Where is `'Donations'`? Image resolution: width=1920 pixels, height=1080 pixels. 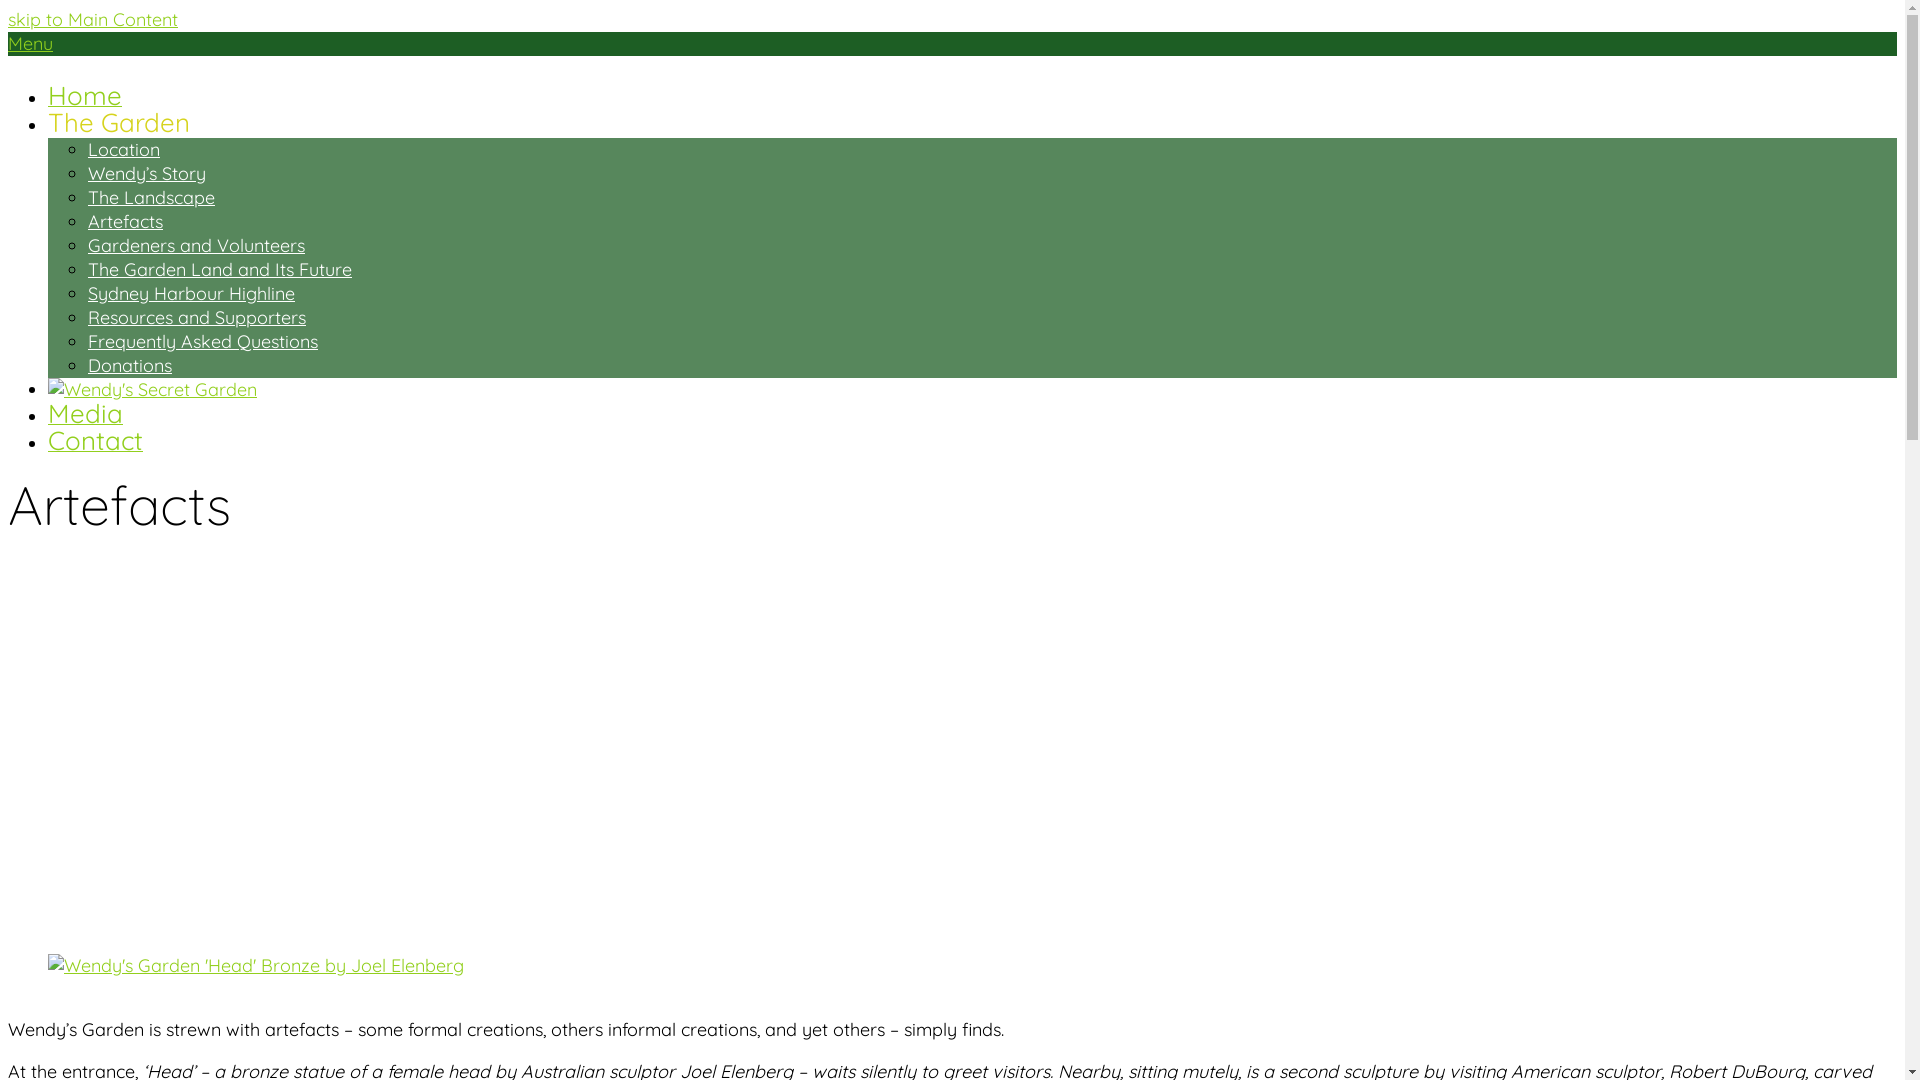
'Donations' is located at coordinates (128, 365).